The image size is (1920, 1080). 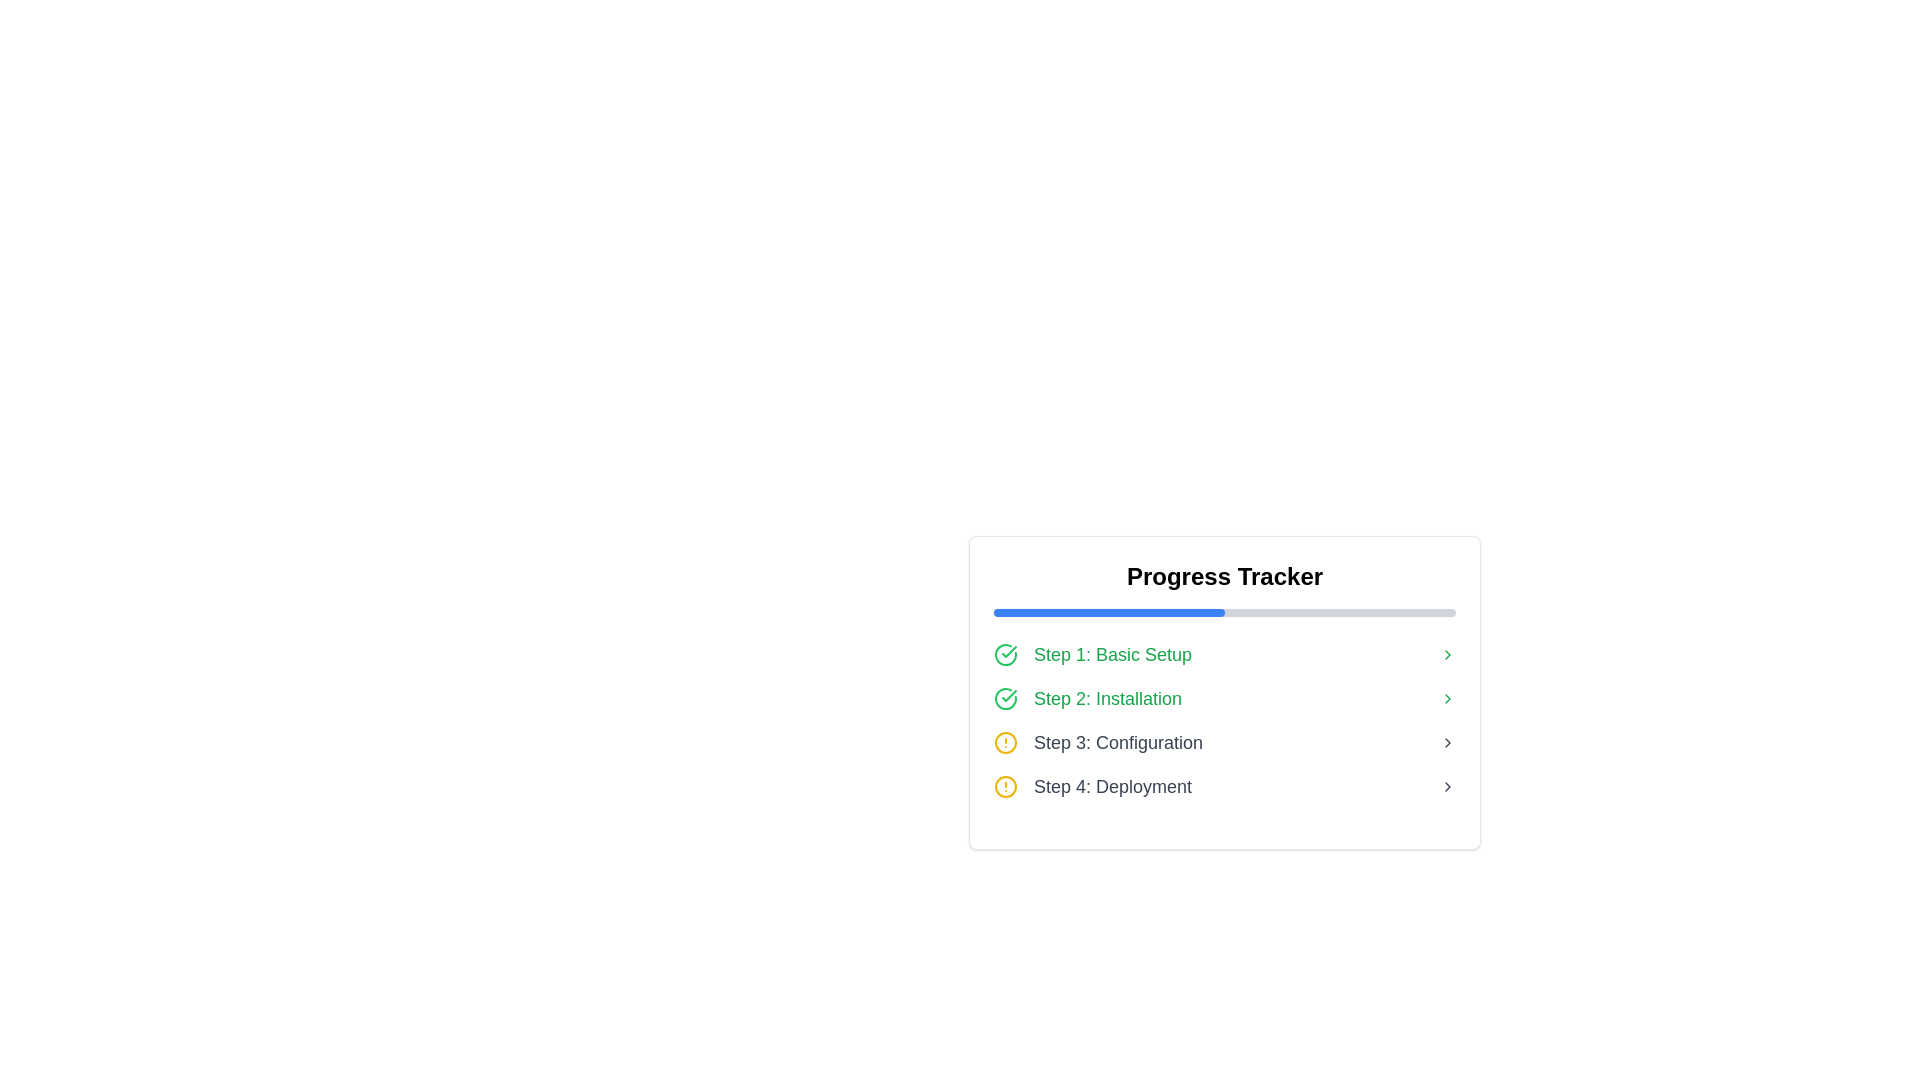 I want to click on the third step button in the Progress Tracker, so click(x=1223, y=743).